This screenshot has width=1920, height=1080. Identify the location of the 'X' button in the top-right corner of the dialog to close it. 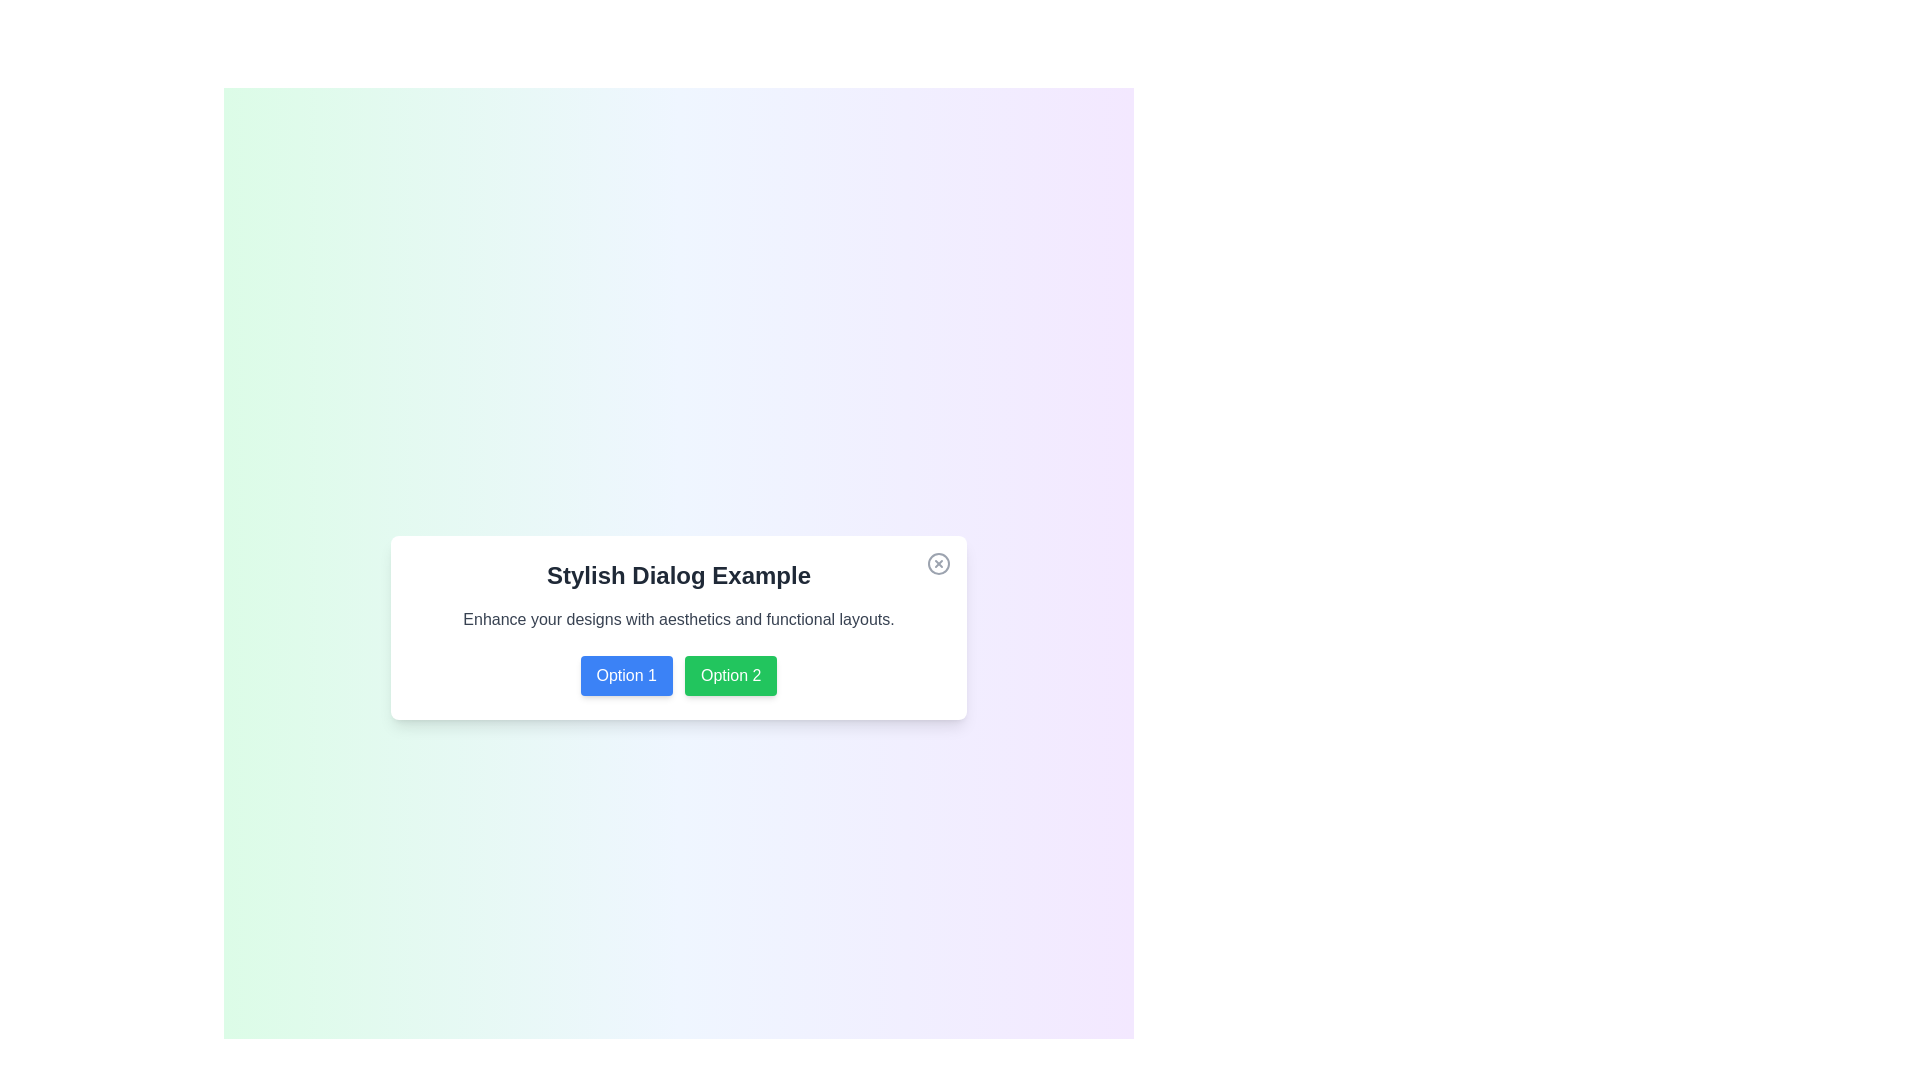
(938, 563).